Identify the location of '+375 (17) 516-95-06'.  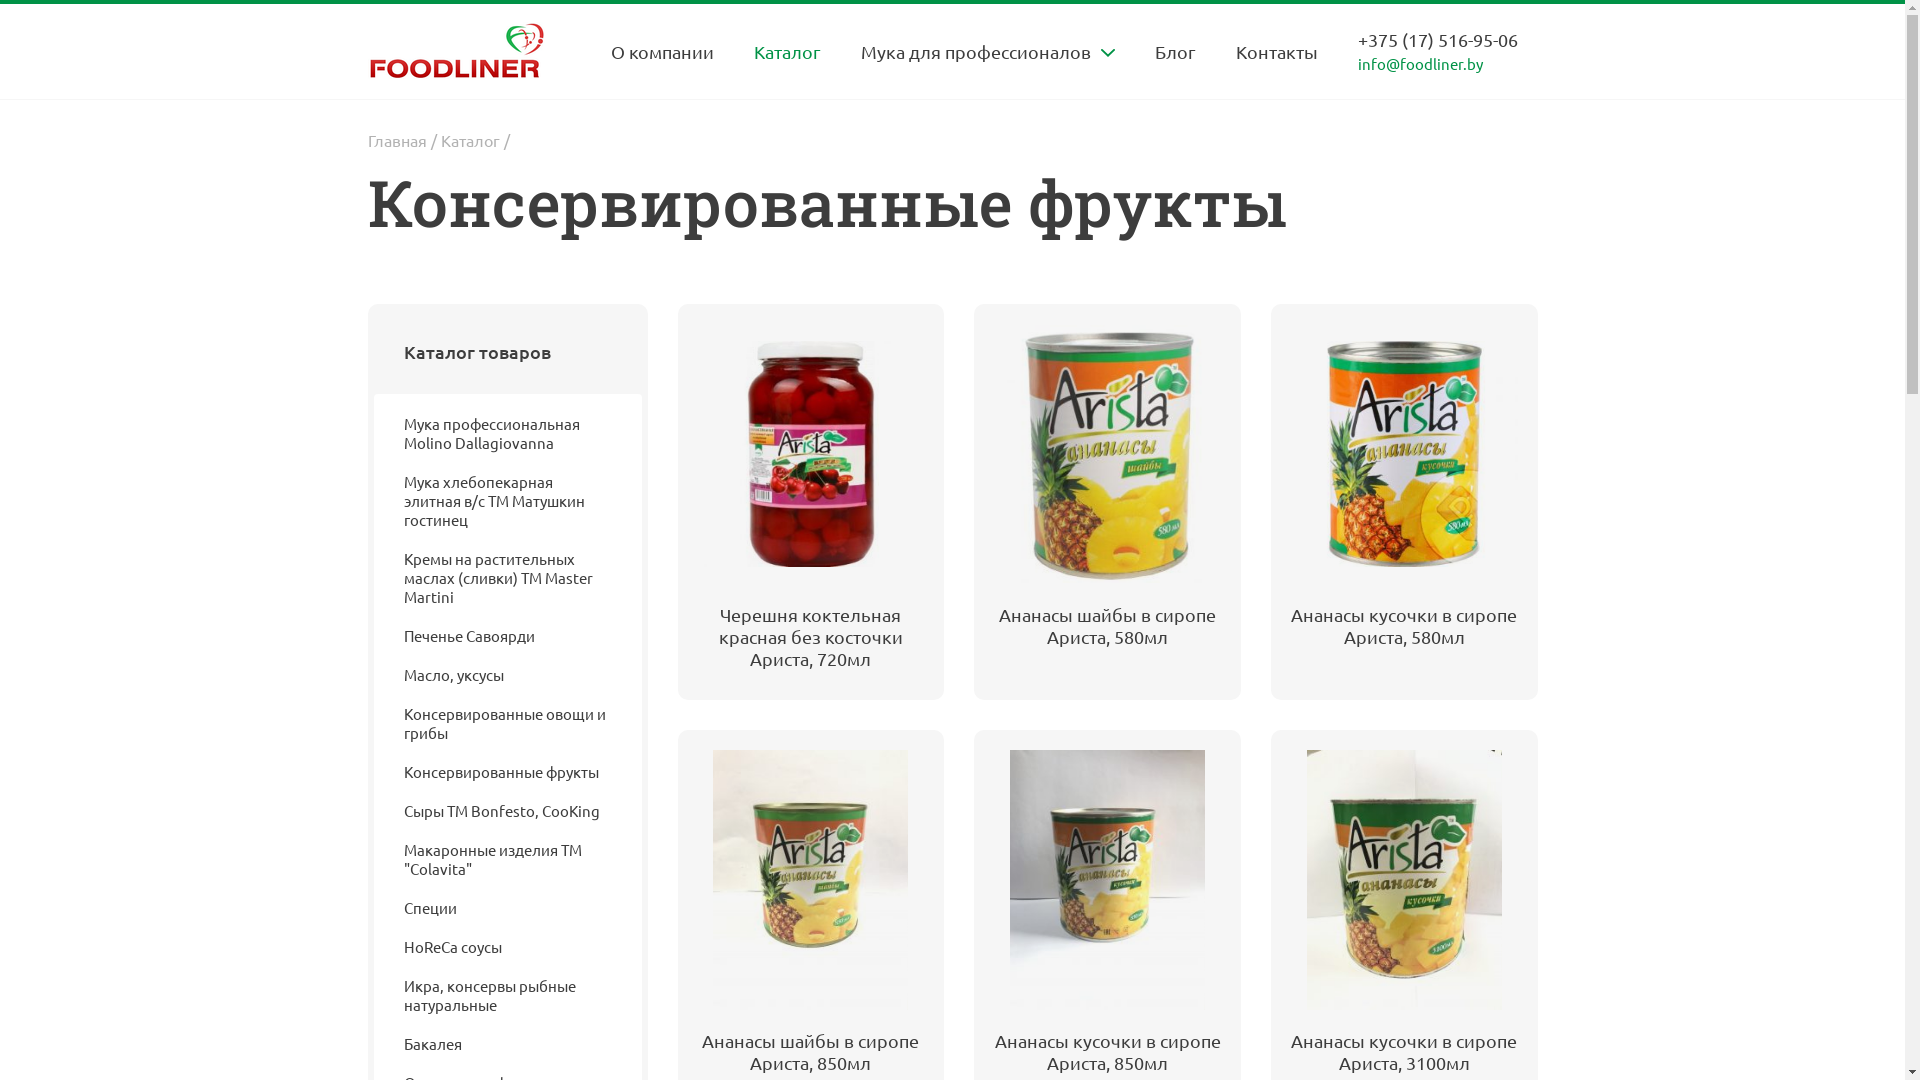
(1437, 39).